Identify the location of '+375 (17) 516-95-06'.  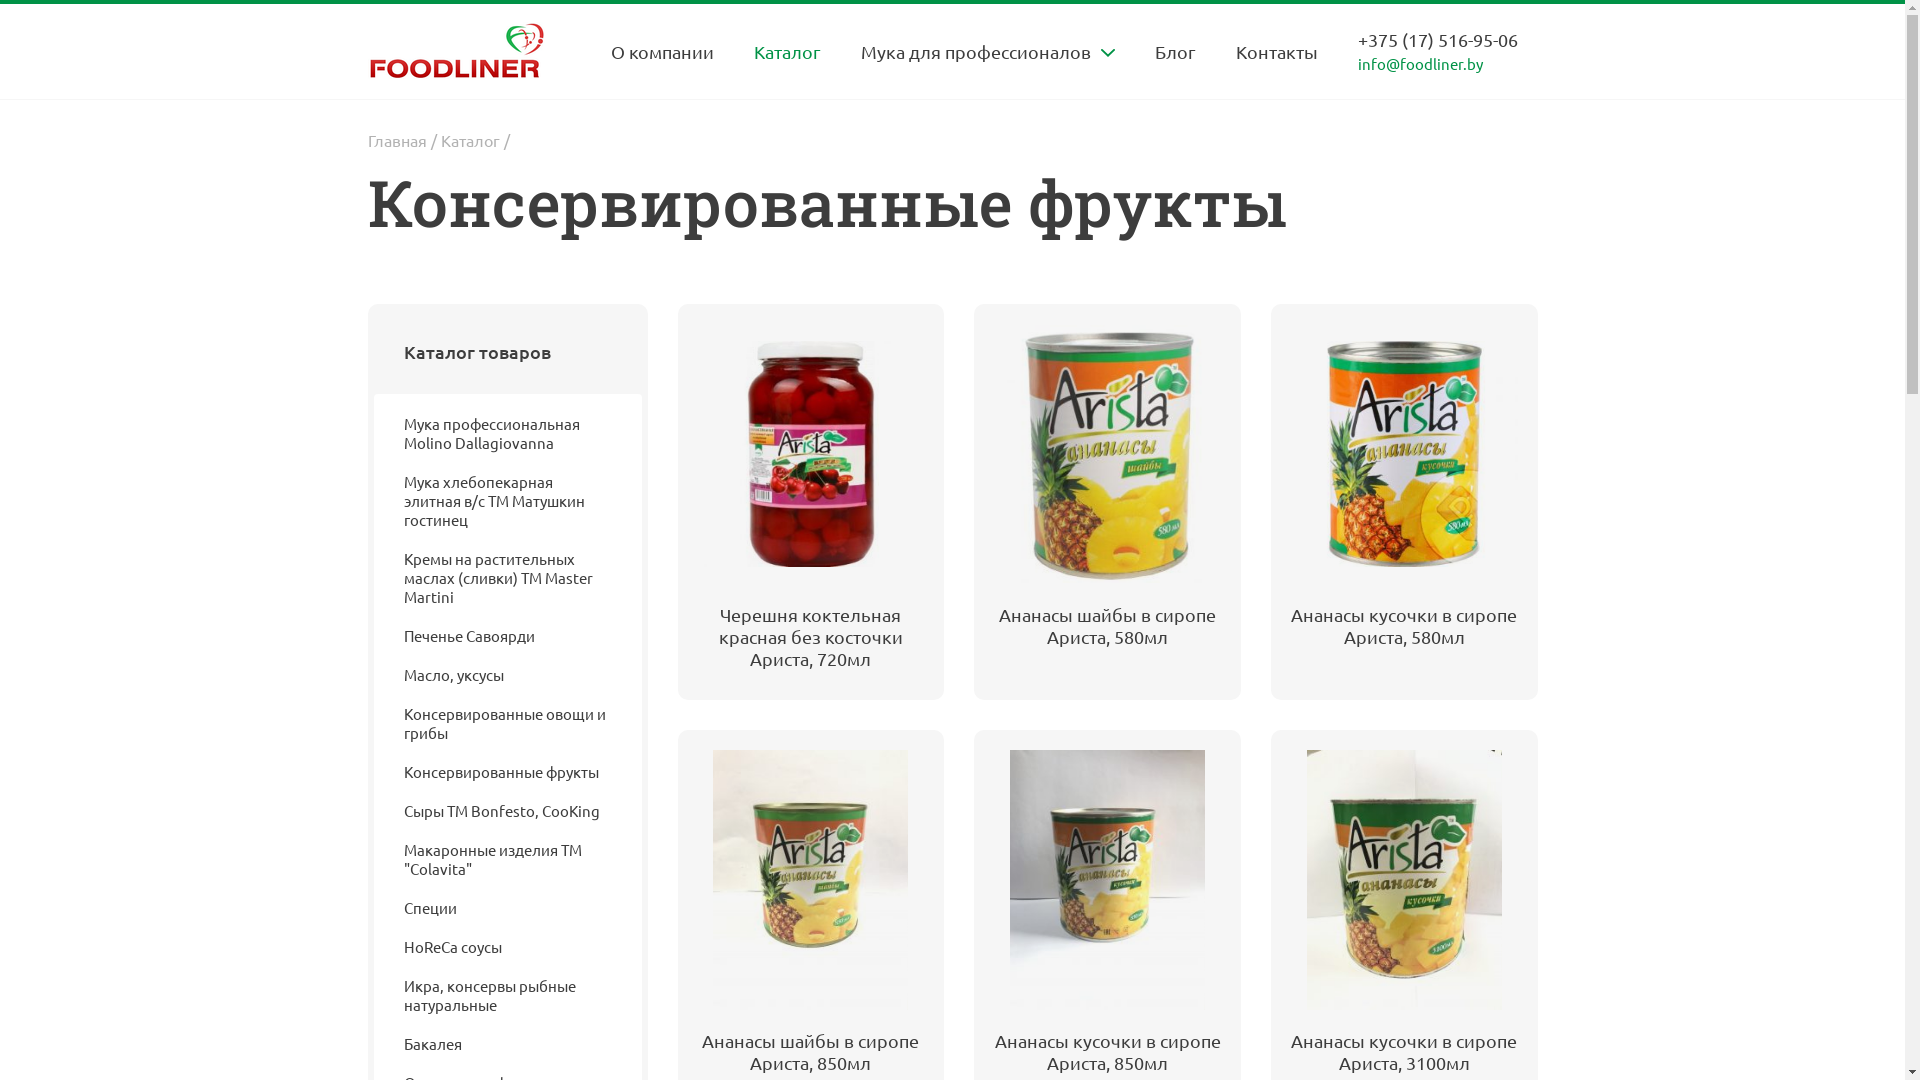
(1437, 39).